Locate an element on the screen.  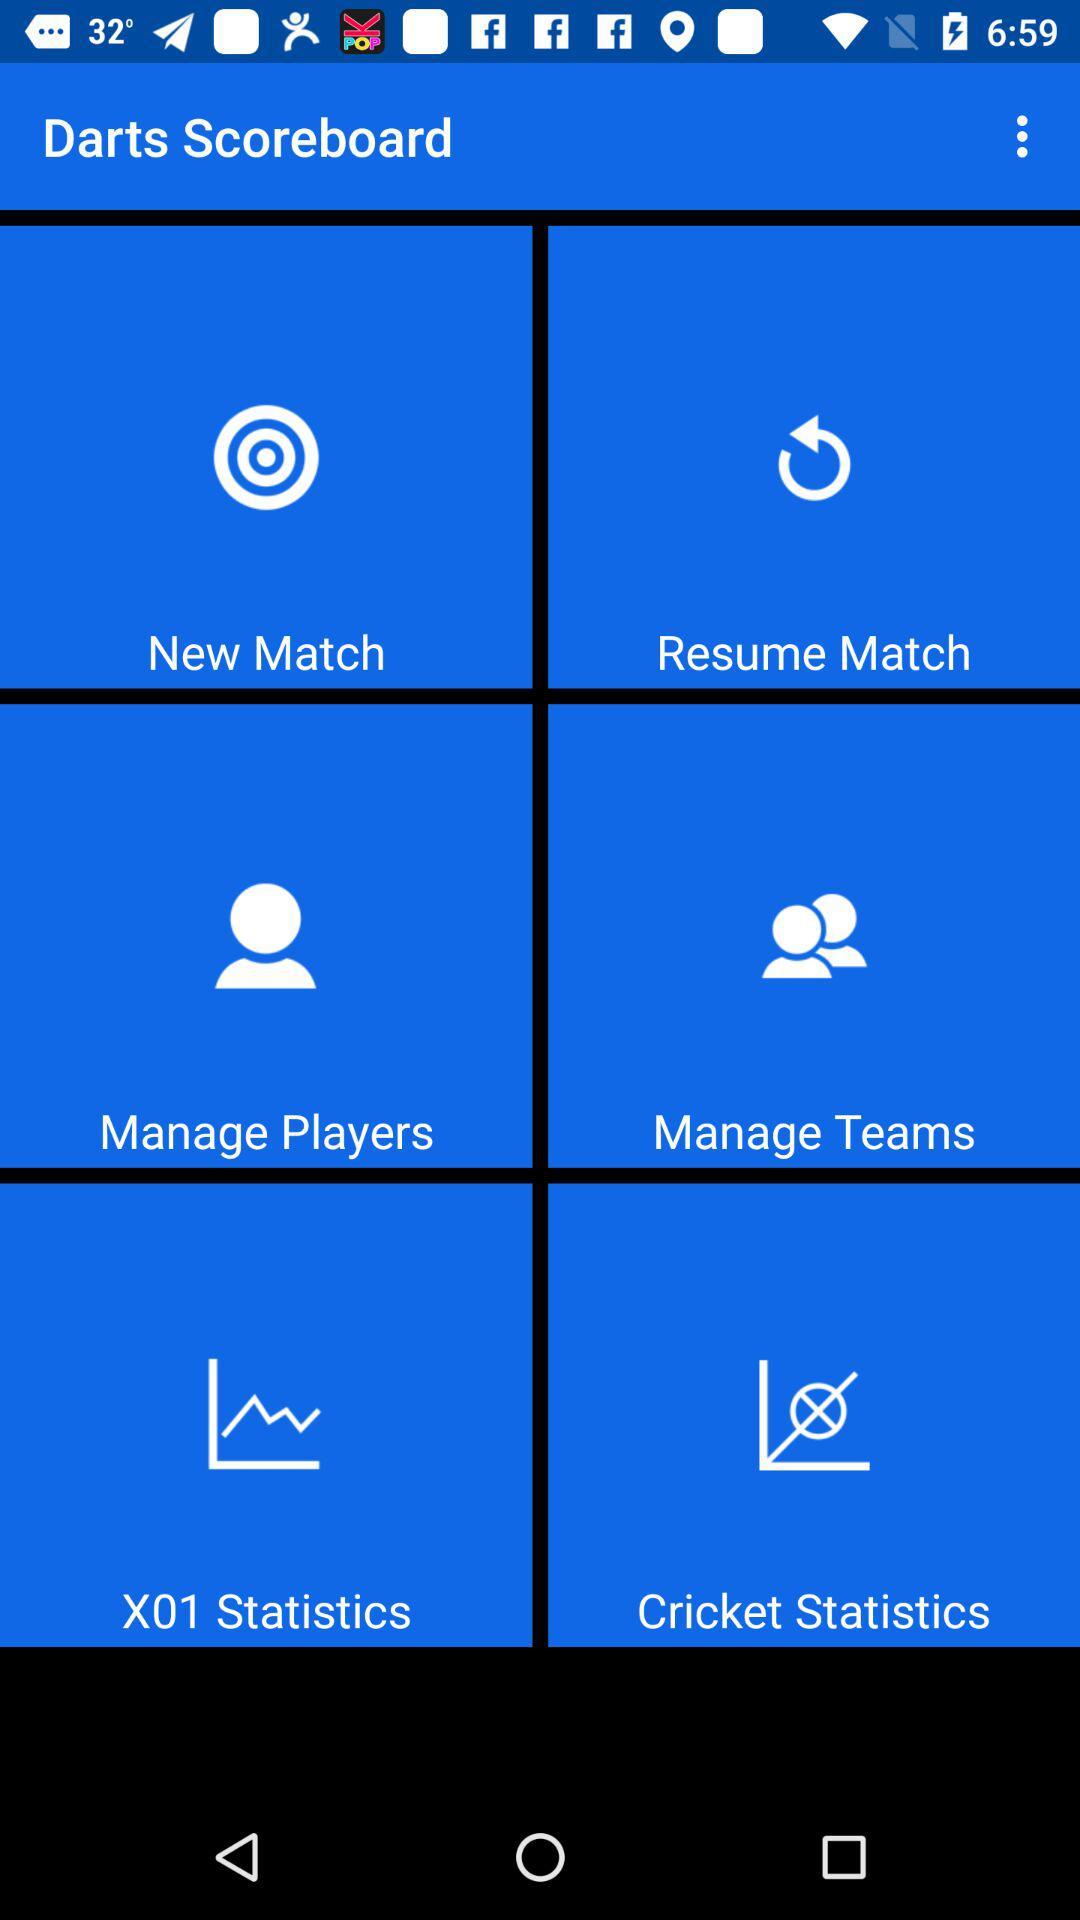
resume match is located at coordinates (814, 456).